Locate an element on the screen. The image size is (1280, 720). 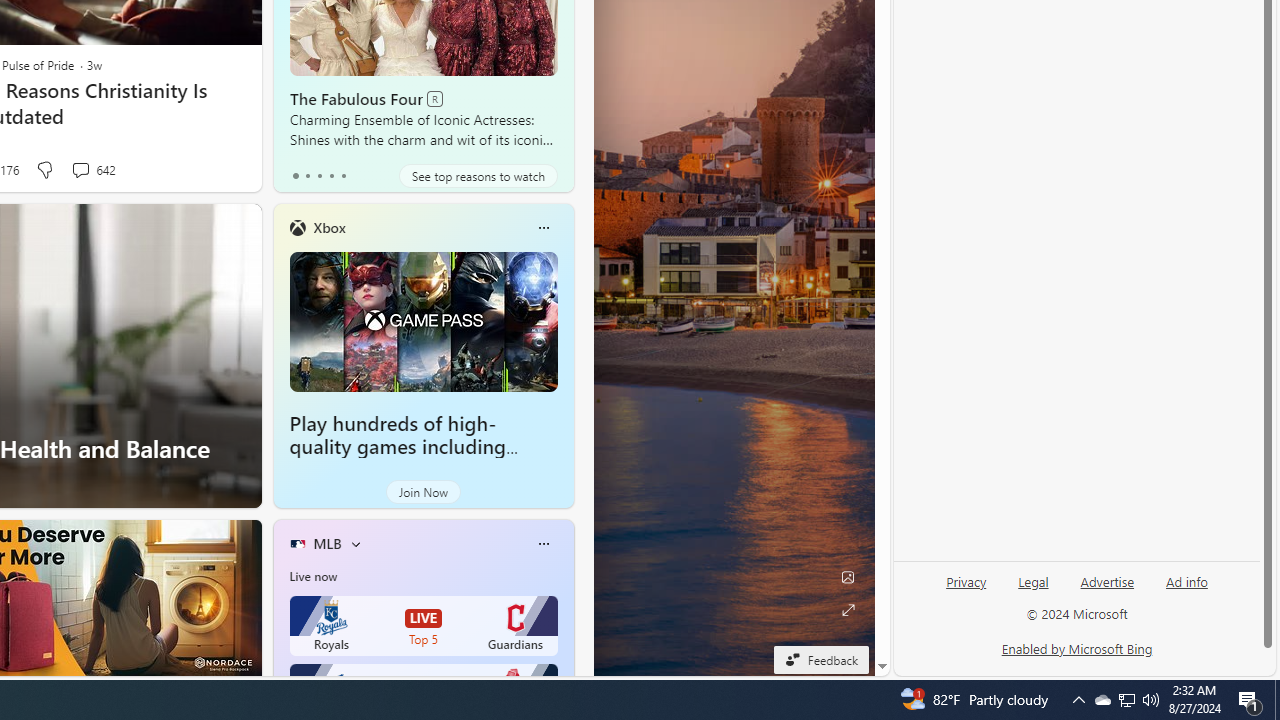
'Xbox' is located at coordinates (329, 226).